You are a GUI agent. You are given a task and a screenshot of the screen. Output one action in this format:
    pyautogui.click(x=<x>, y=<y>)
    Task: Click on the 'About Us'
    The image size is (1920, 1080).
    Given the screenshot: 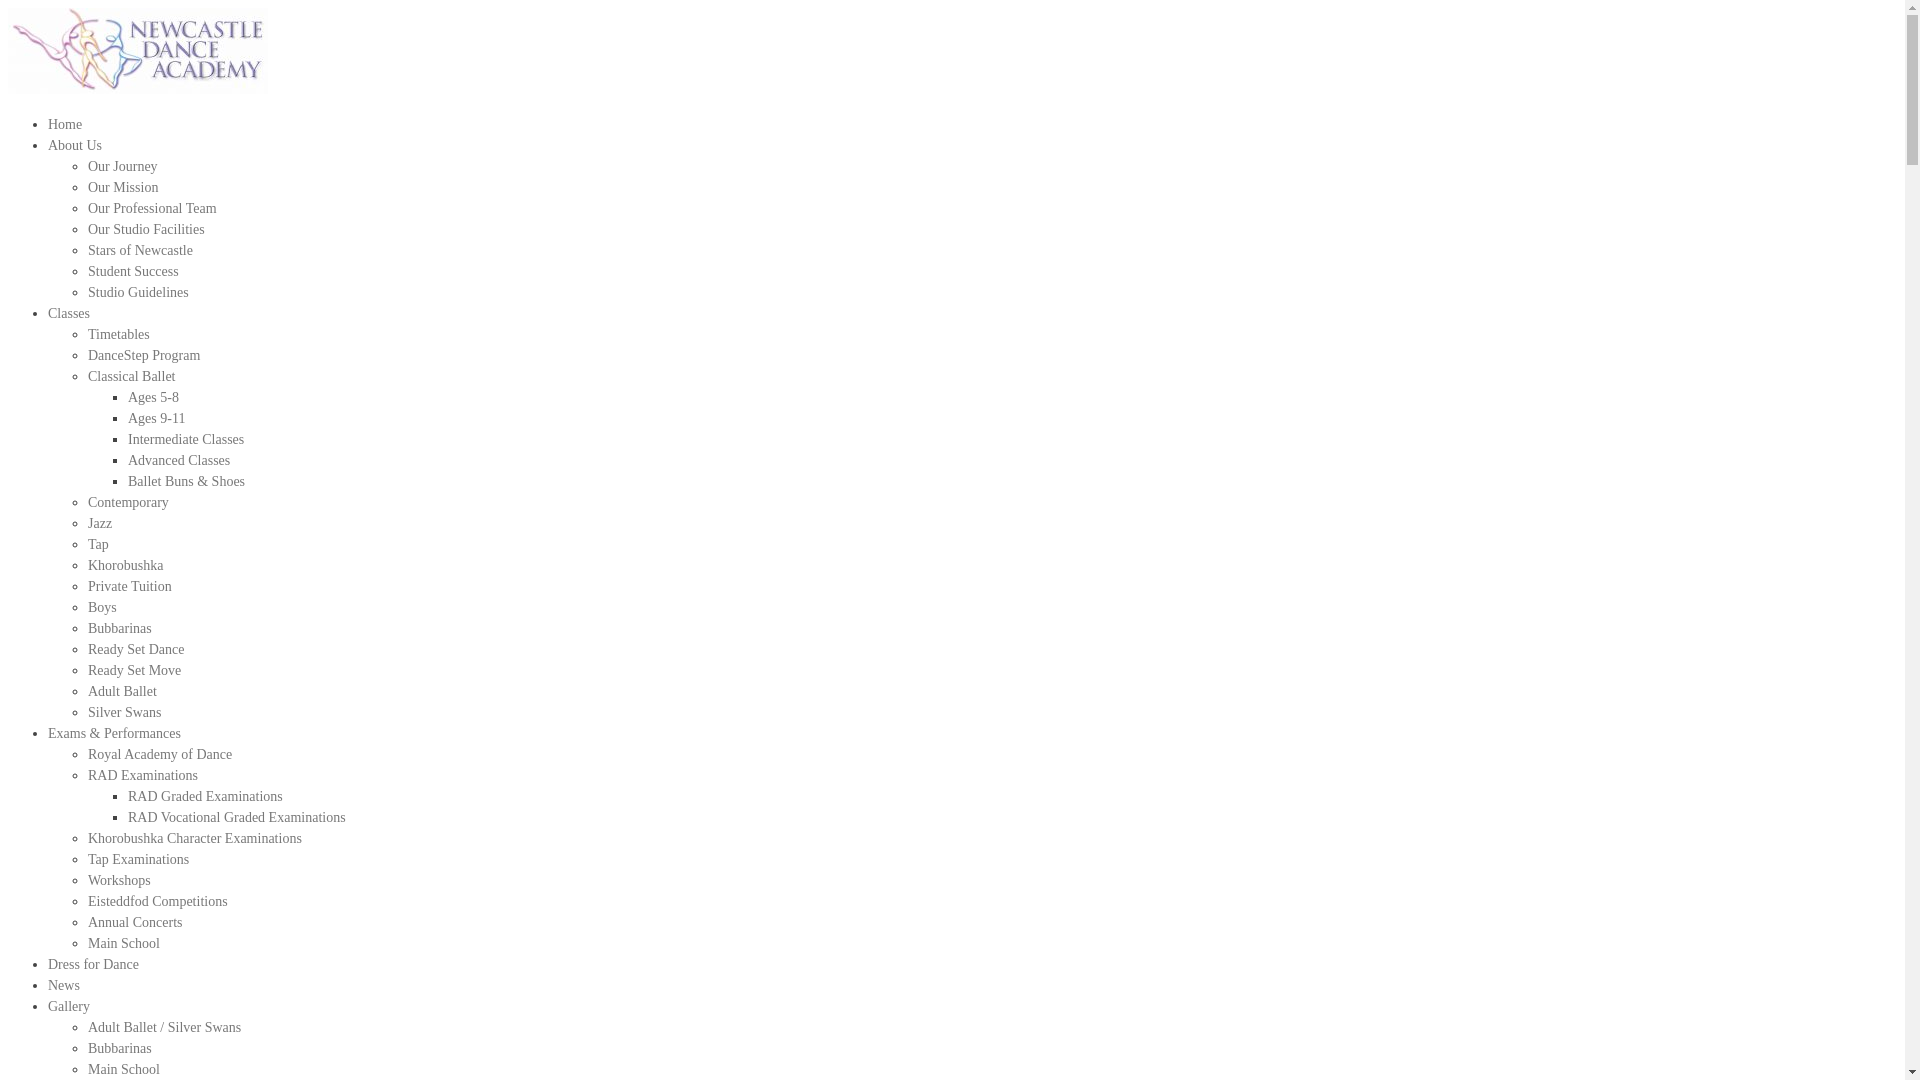 What is the action you would take?
    pyautogui.click(x=75, y=144)
    